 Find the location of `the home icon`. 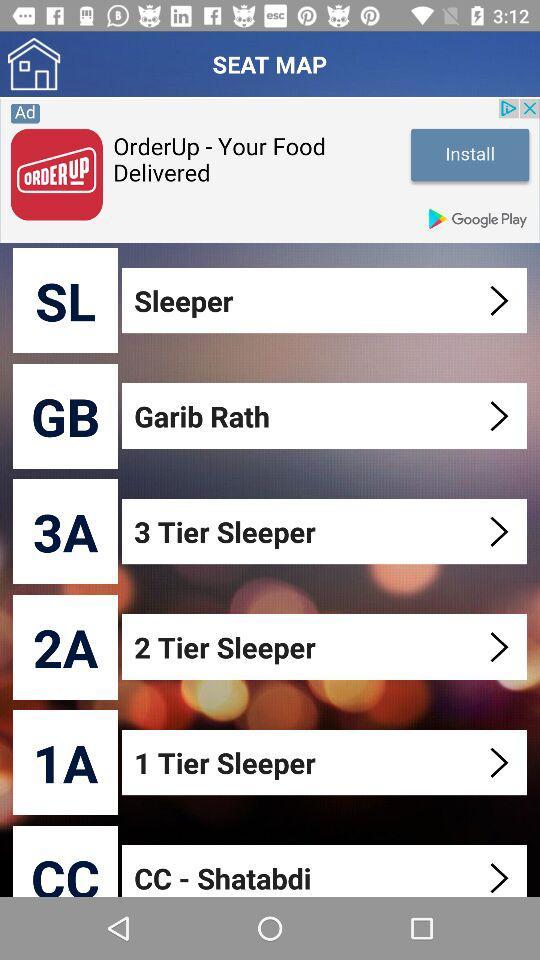

the home icon is located at coordinates (33, 64).